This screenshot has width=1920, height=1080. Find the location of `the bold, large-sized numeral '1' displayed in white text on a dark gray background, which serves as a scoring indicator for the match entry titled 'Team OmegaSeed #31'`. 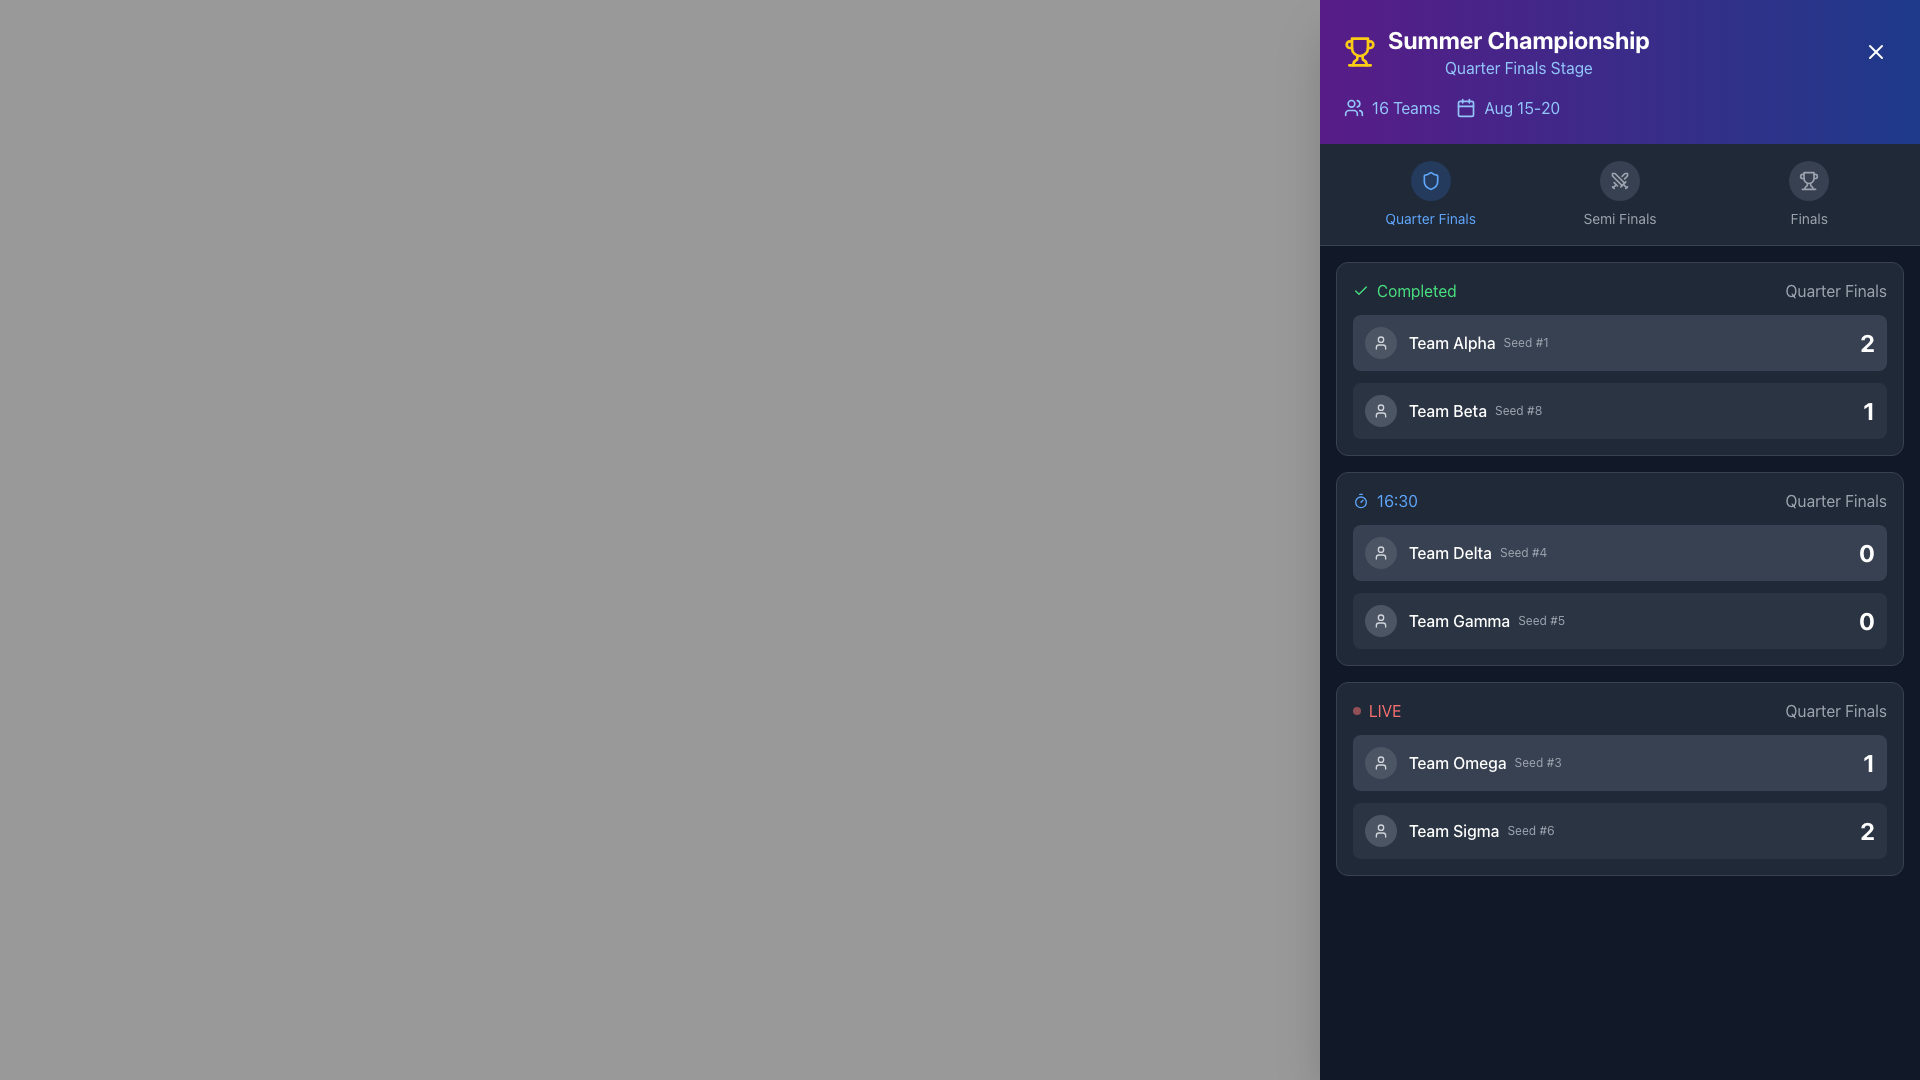

the bold, large-sized numeral '1' displayed in white text on a dark gray background, which serves as a scoring indicator for the match entry titled 'Team OmegaSeed #31' is located at coordinates (1868, 763).